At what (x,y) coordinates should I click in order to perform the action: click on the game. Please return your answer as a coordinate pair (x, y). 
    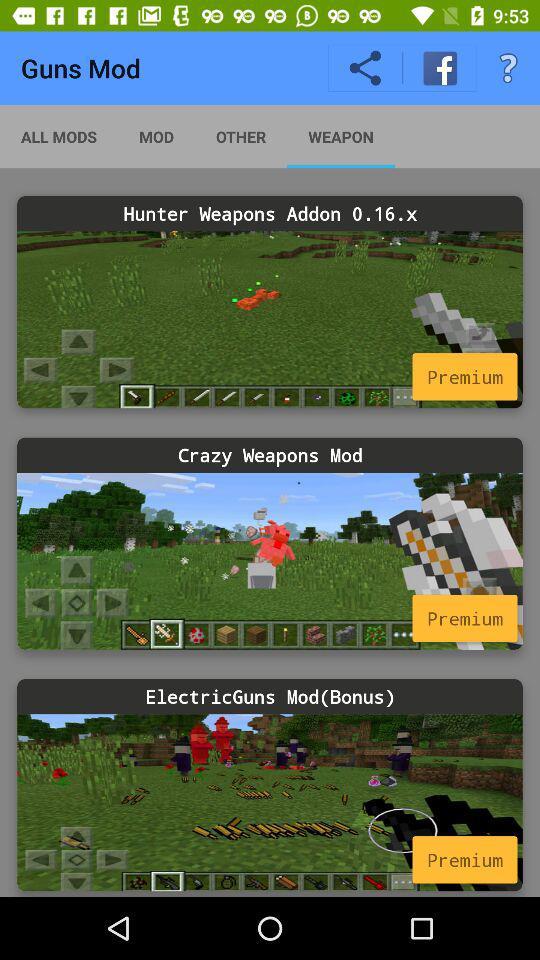
    Looking at the image, I should click on (270, 319).